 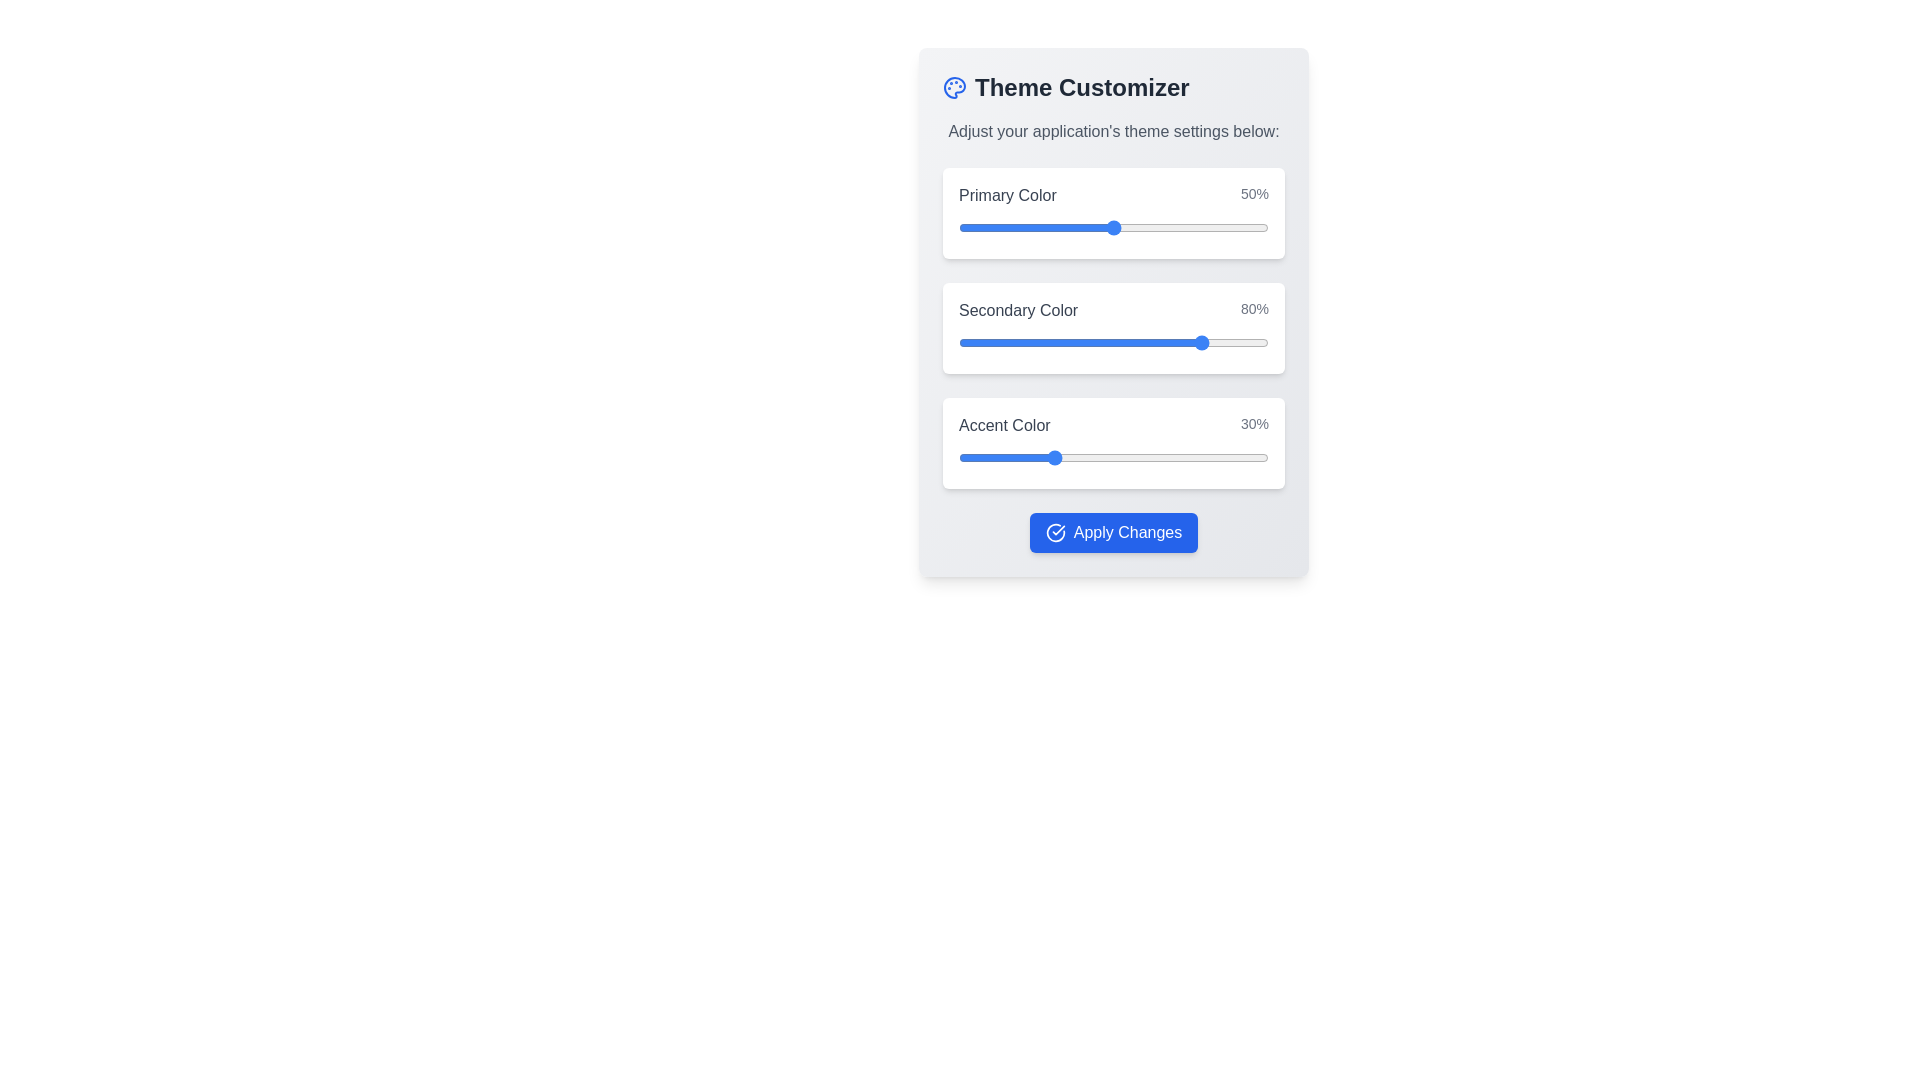 What do you see at coordinates (1112, 196) in the screenshot?
I see `'Primary Color' label with the contextual value '50%' displayed in a white background card, which is positioned above a slider input in the topmost card of a vertically stacked group of three color adjustment settings` at bounding box center [1112, 196].